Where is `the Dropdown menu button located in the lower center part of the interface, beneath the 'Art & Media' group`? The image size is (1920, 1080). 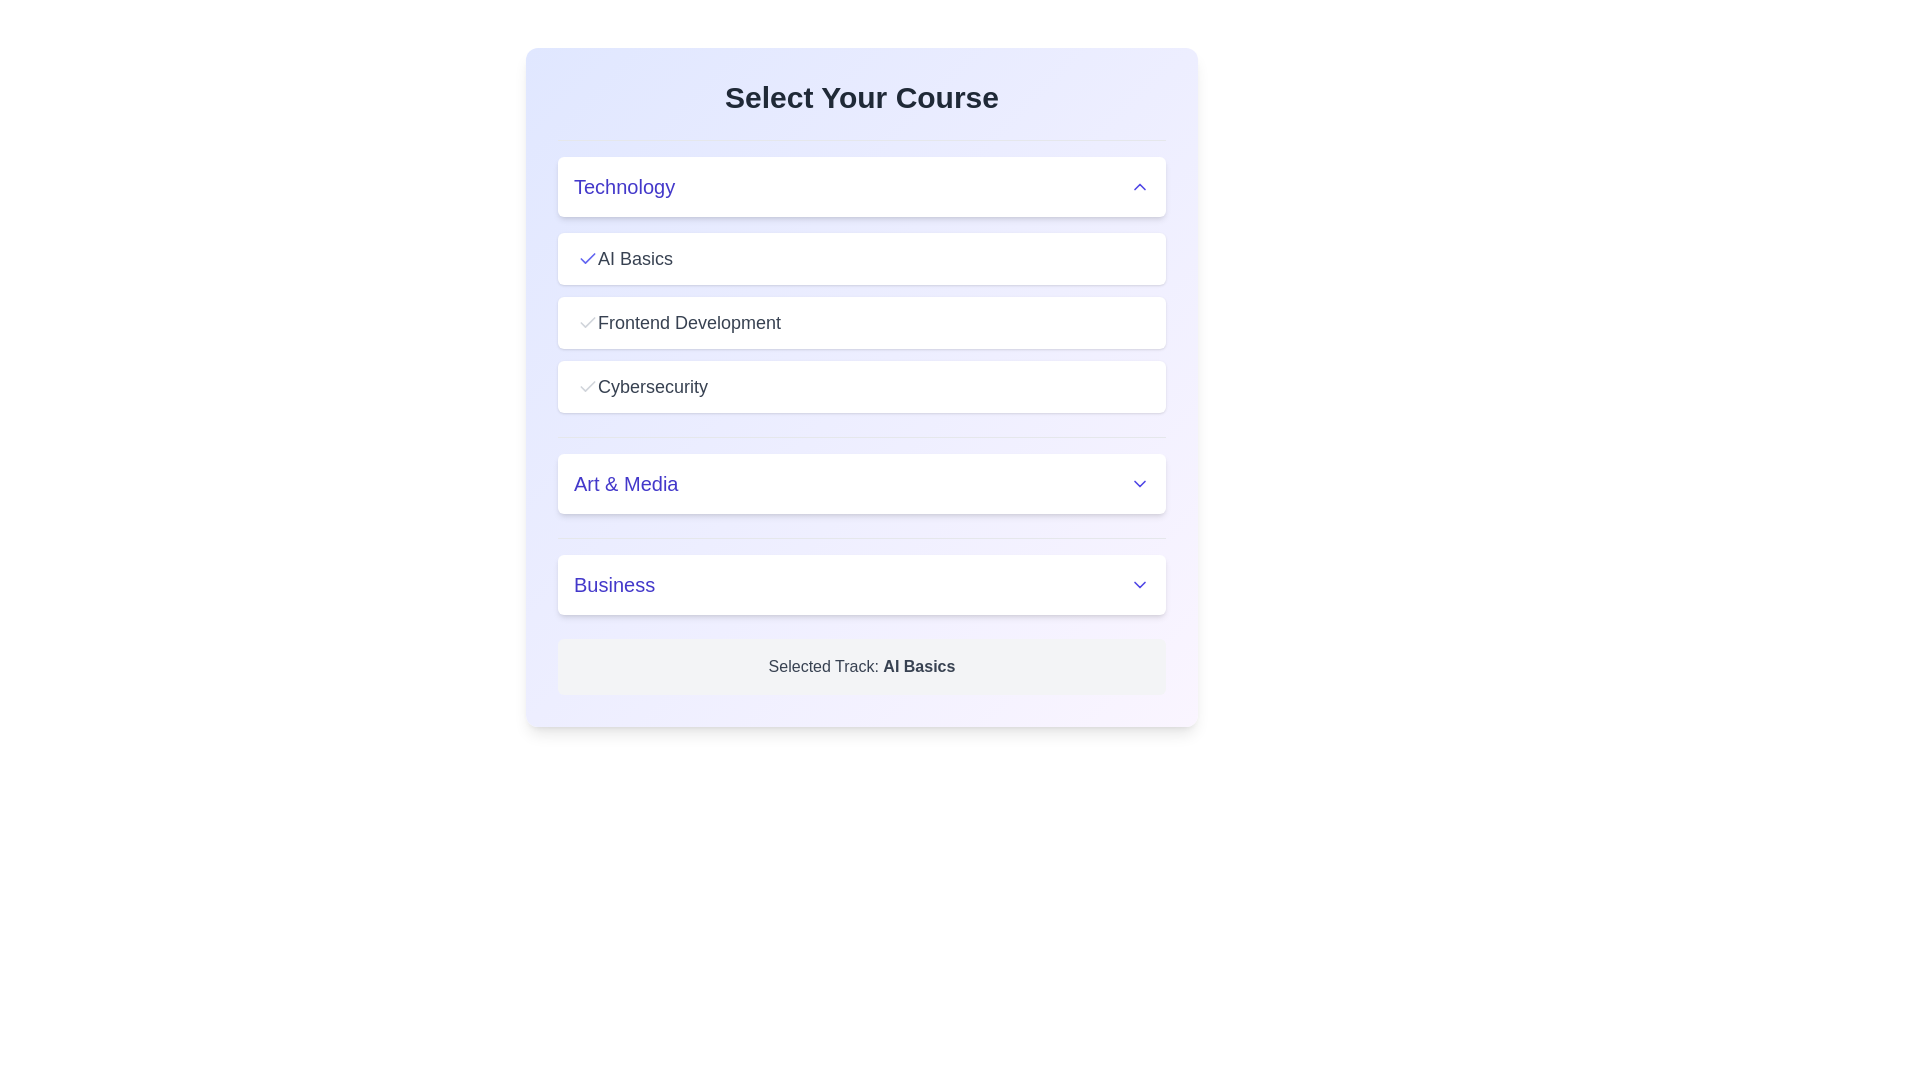
the Dropdown menu button located in the lower center part of the interface, beneath the 'Art & Media' group is located at coordinates (862, 585).